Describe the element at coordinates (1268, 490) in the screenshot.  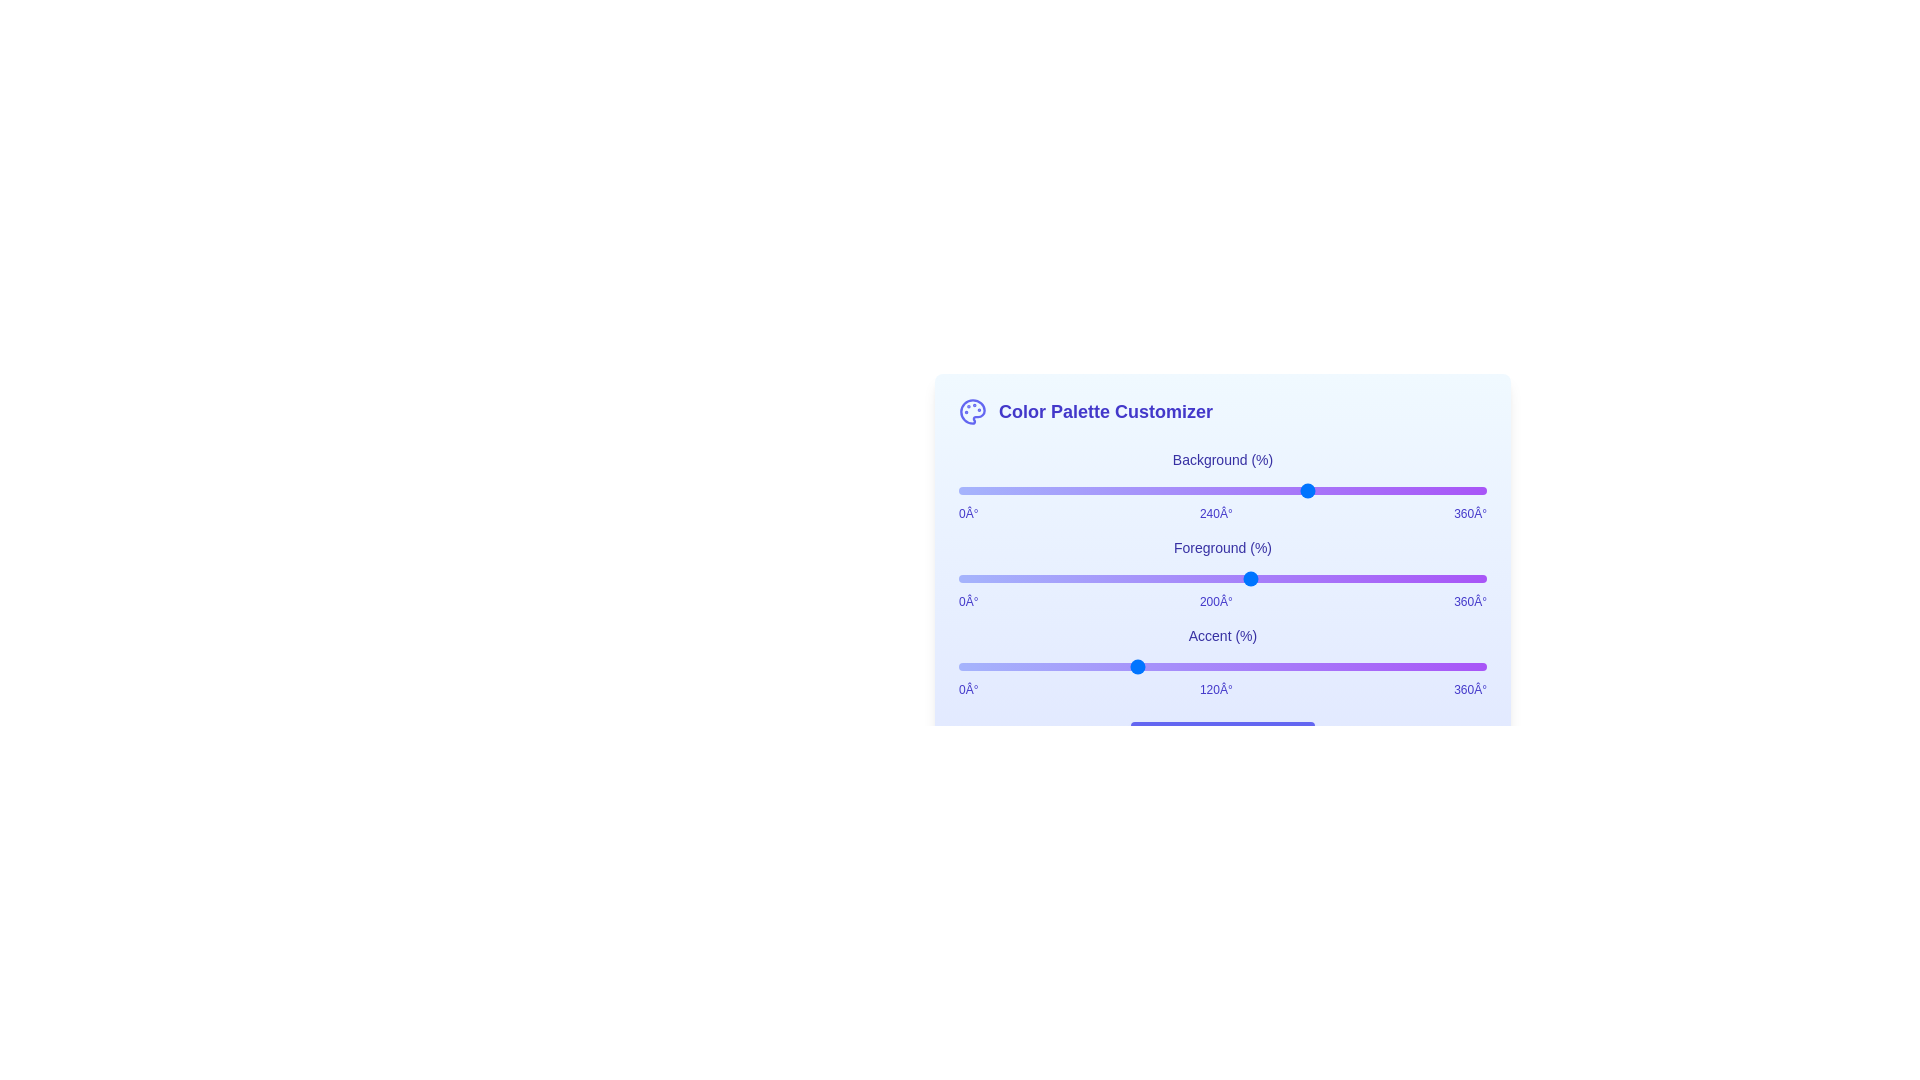
I see `the background color slider to set the hue to 212 degrees` at that location.